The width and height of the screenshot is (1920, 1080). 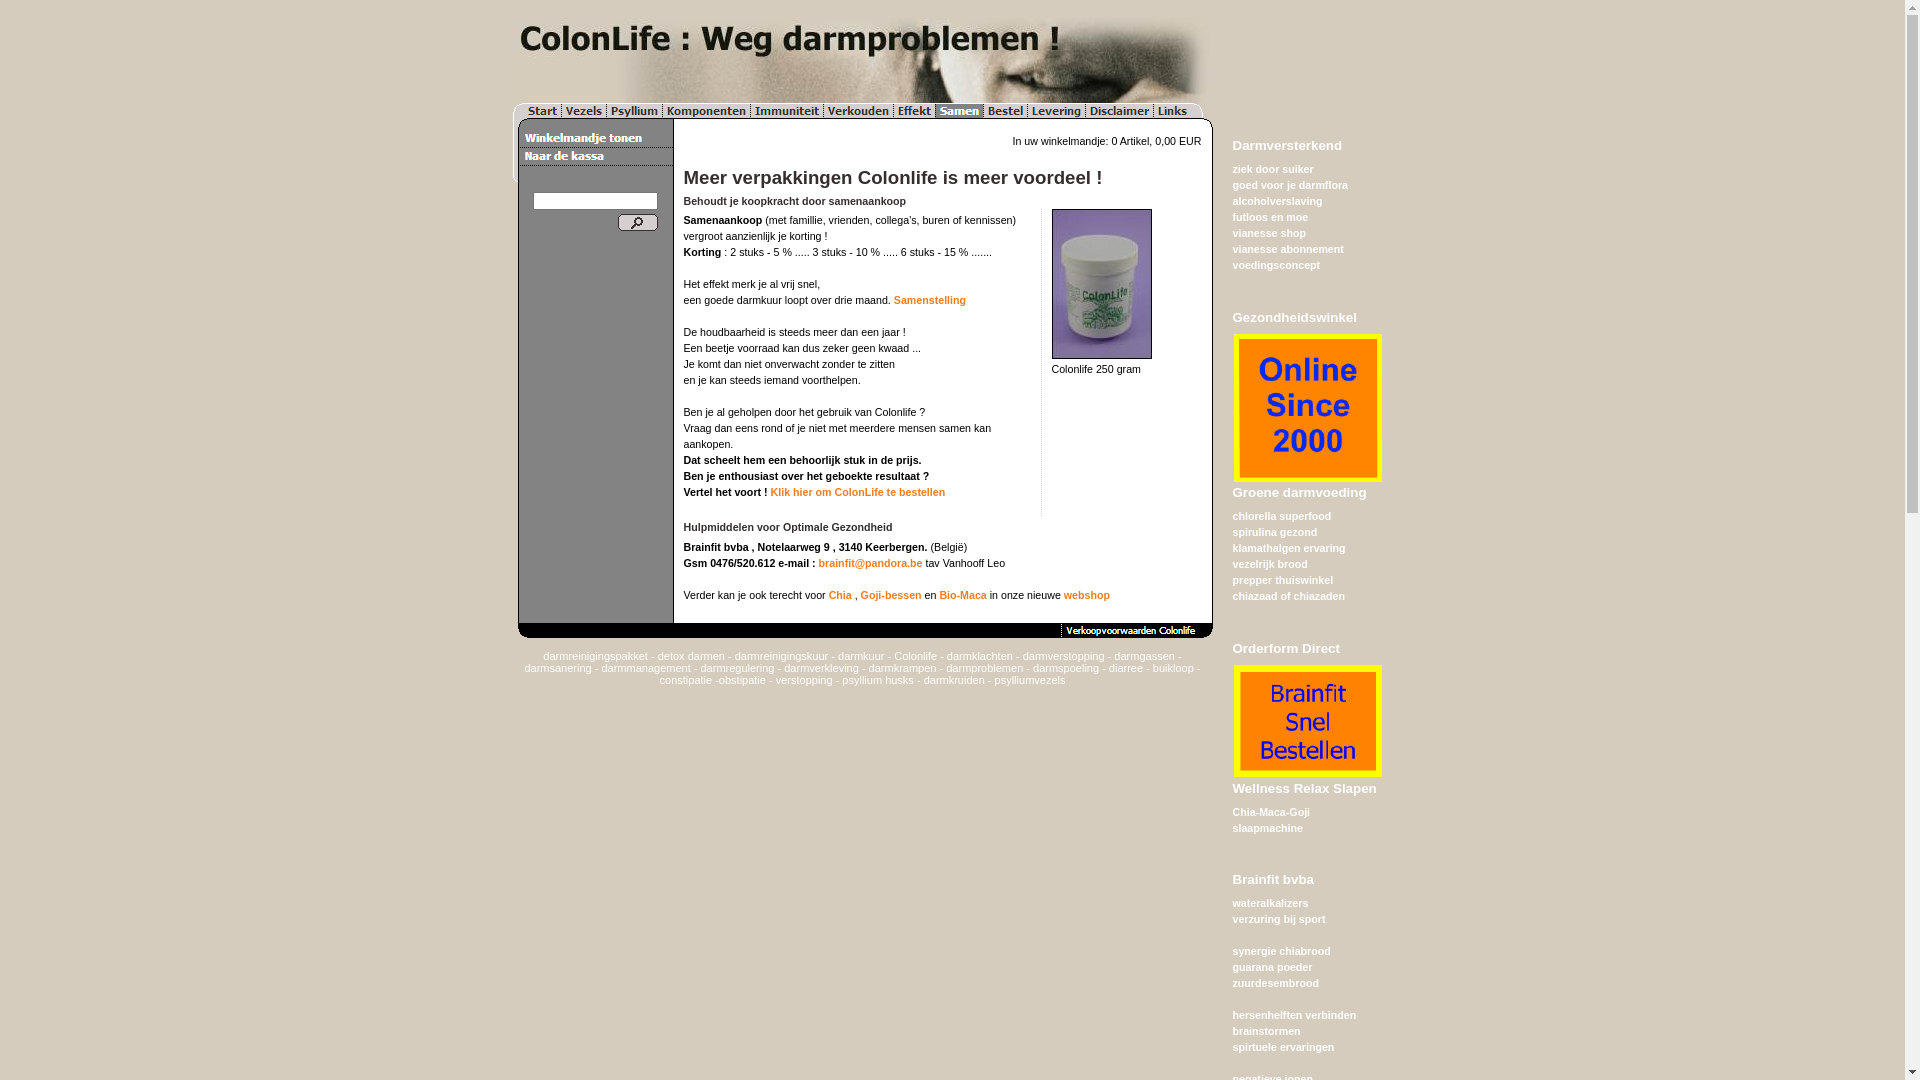 What do you see at coordinates (1265, 1030) in the screenshot?
I see `'brainstormen'` at bounding box center [1265, 1030].